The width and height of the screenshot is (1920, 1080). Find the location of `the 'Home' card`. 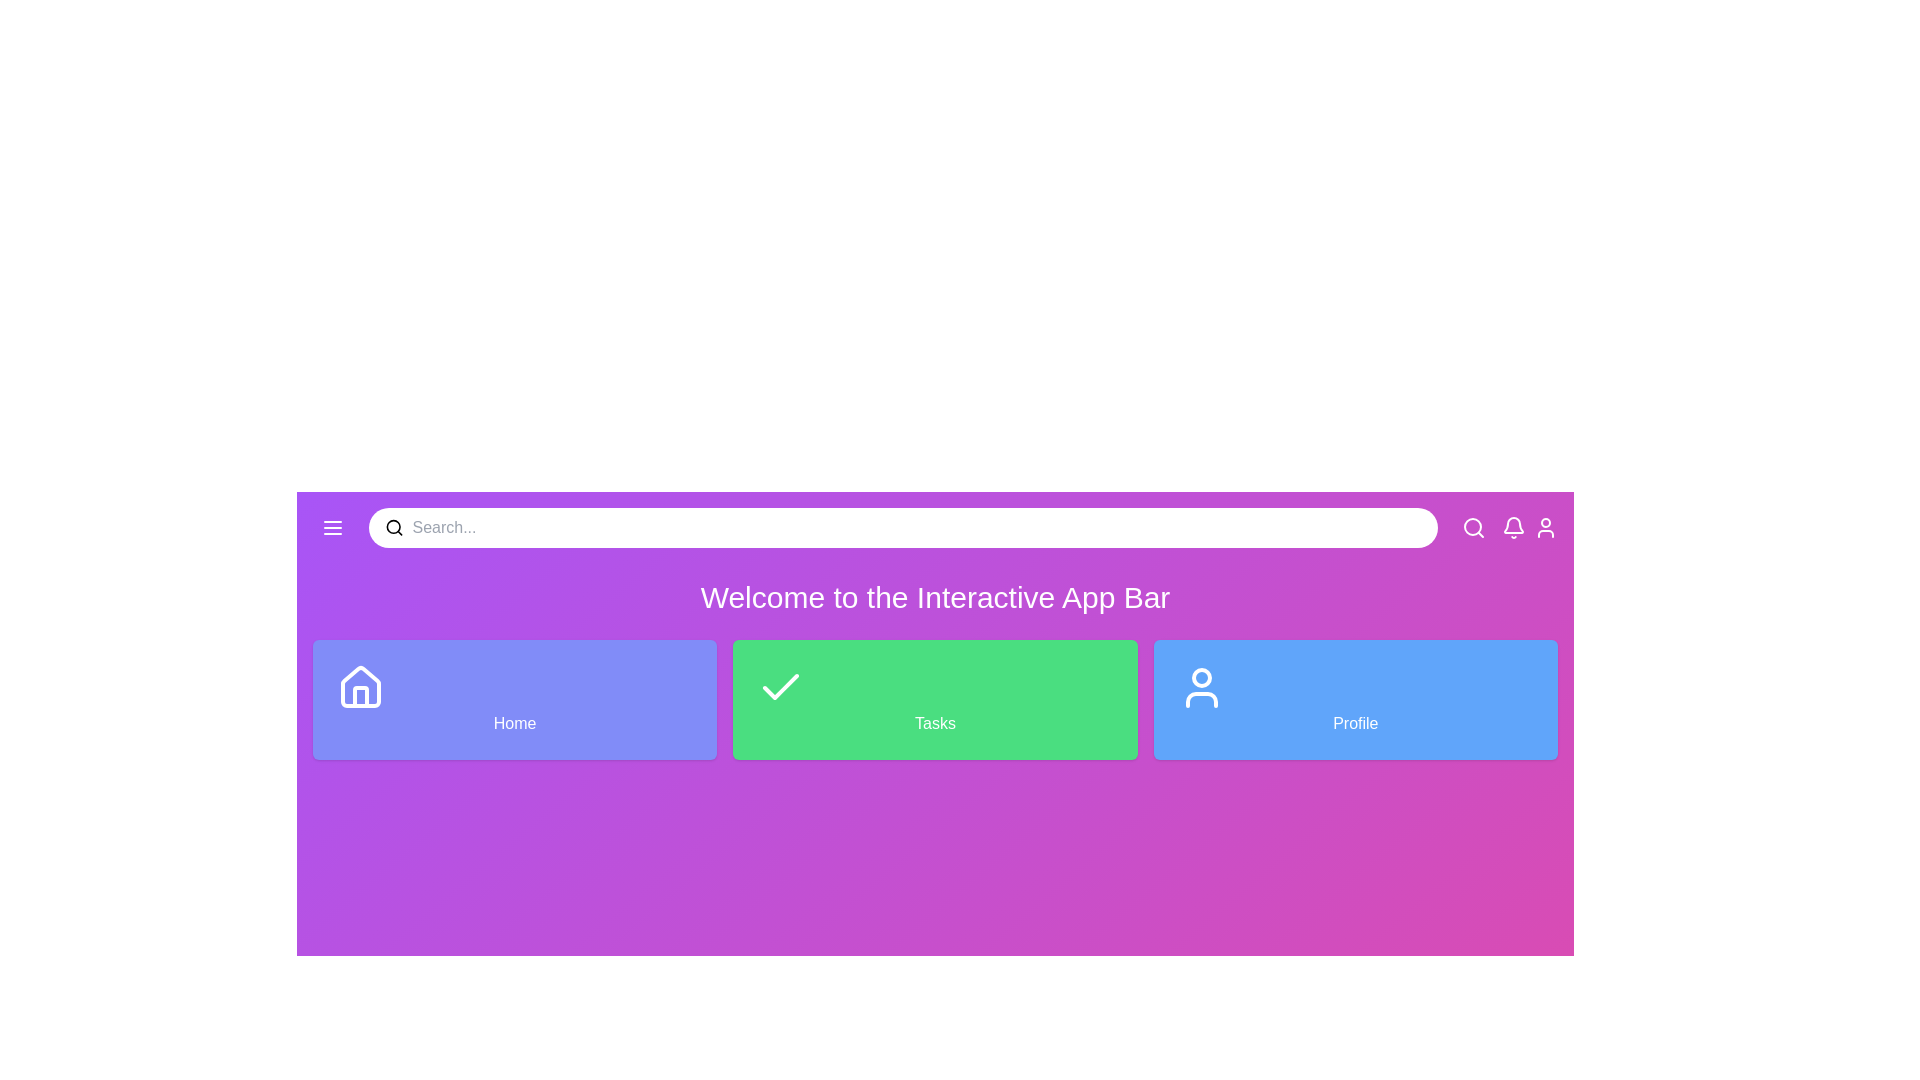

the 'Home' card is located at coordinates (514, 698).